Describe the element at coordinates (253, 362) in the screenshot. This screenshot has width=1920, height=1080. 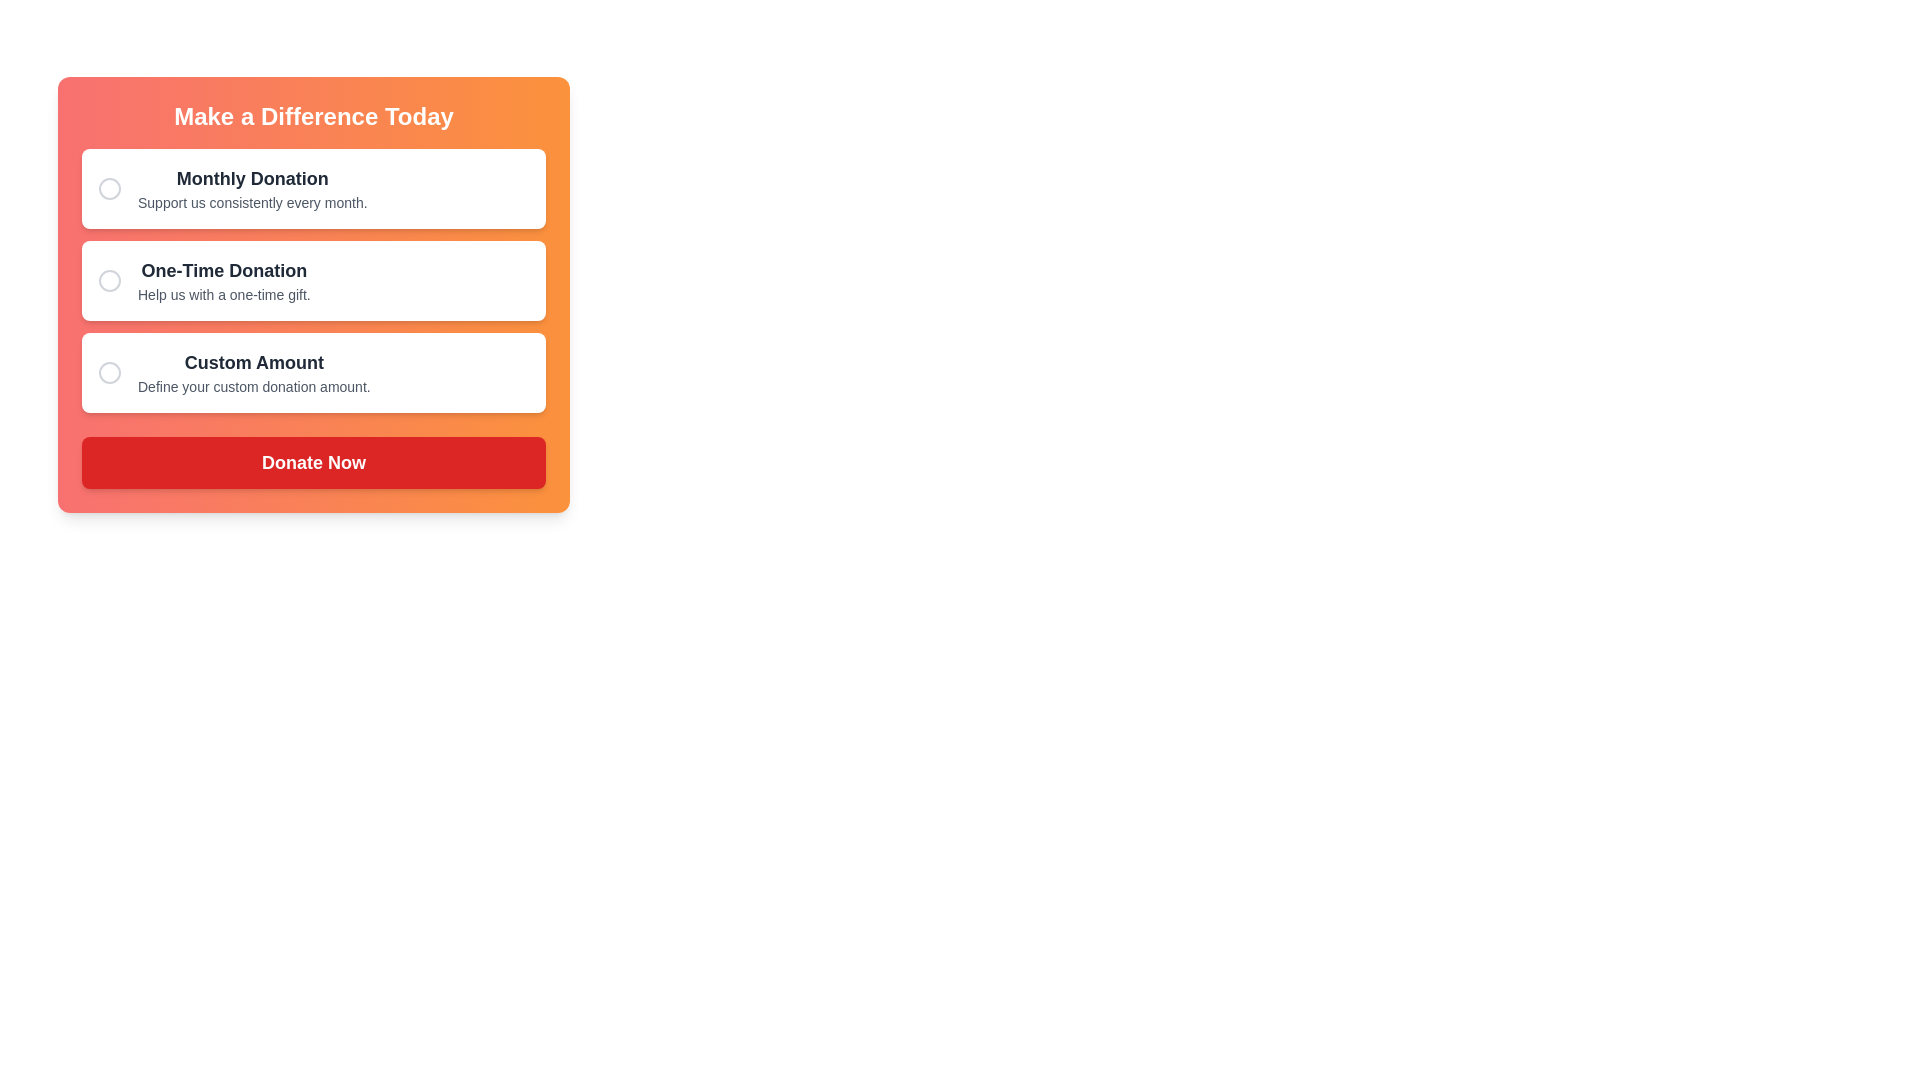
I see `the 'Custom Amount' text label, which is bold and black, located within a white background in the donation options list` at that location.